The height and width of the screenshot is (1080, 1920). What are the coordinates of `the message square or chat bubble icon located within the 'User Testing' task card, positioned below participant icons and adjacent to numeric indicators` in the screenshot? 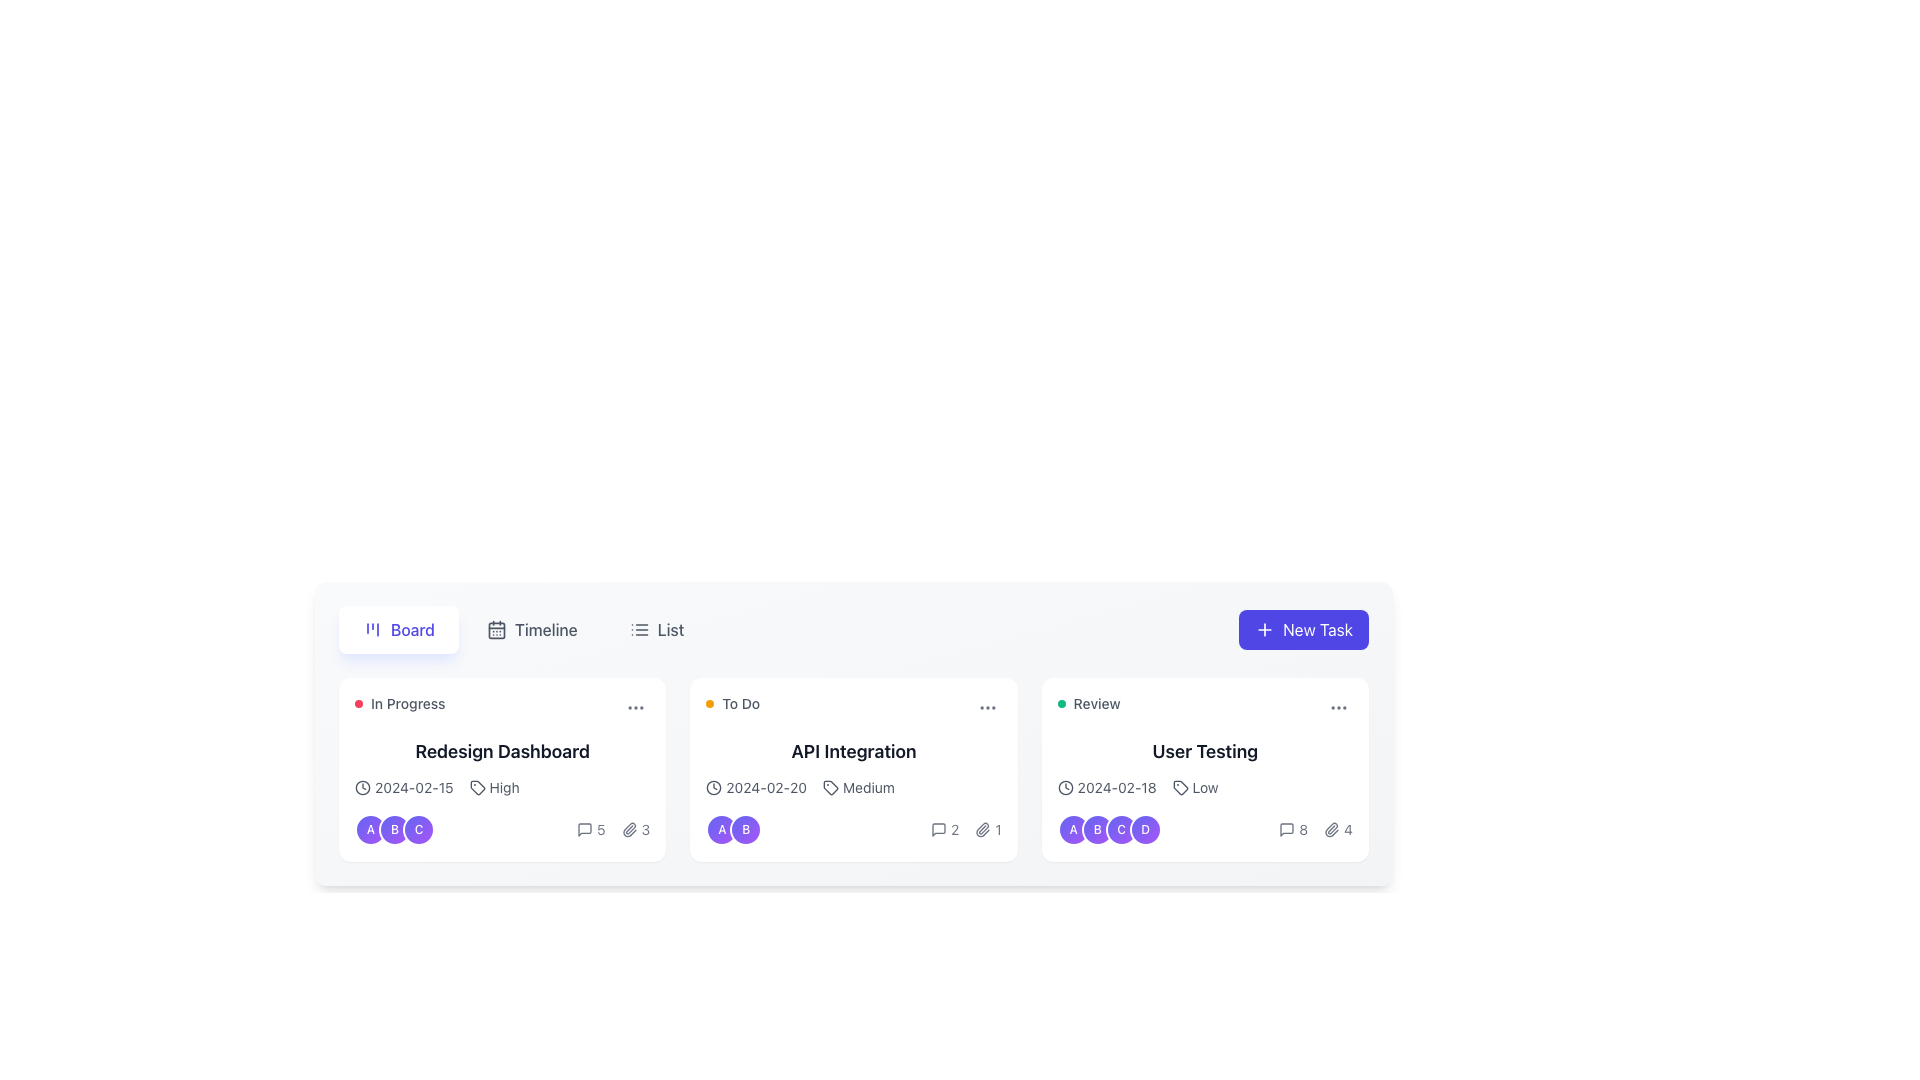 It's located at (1287, 829).